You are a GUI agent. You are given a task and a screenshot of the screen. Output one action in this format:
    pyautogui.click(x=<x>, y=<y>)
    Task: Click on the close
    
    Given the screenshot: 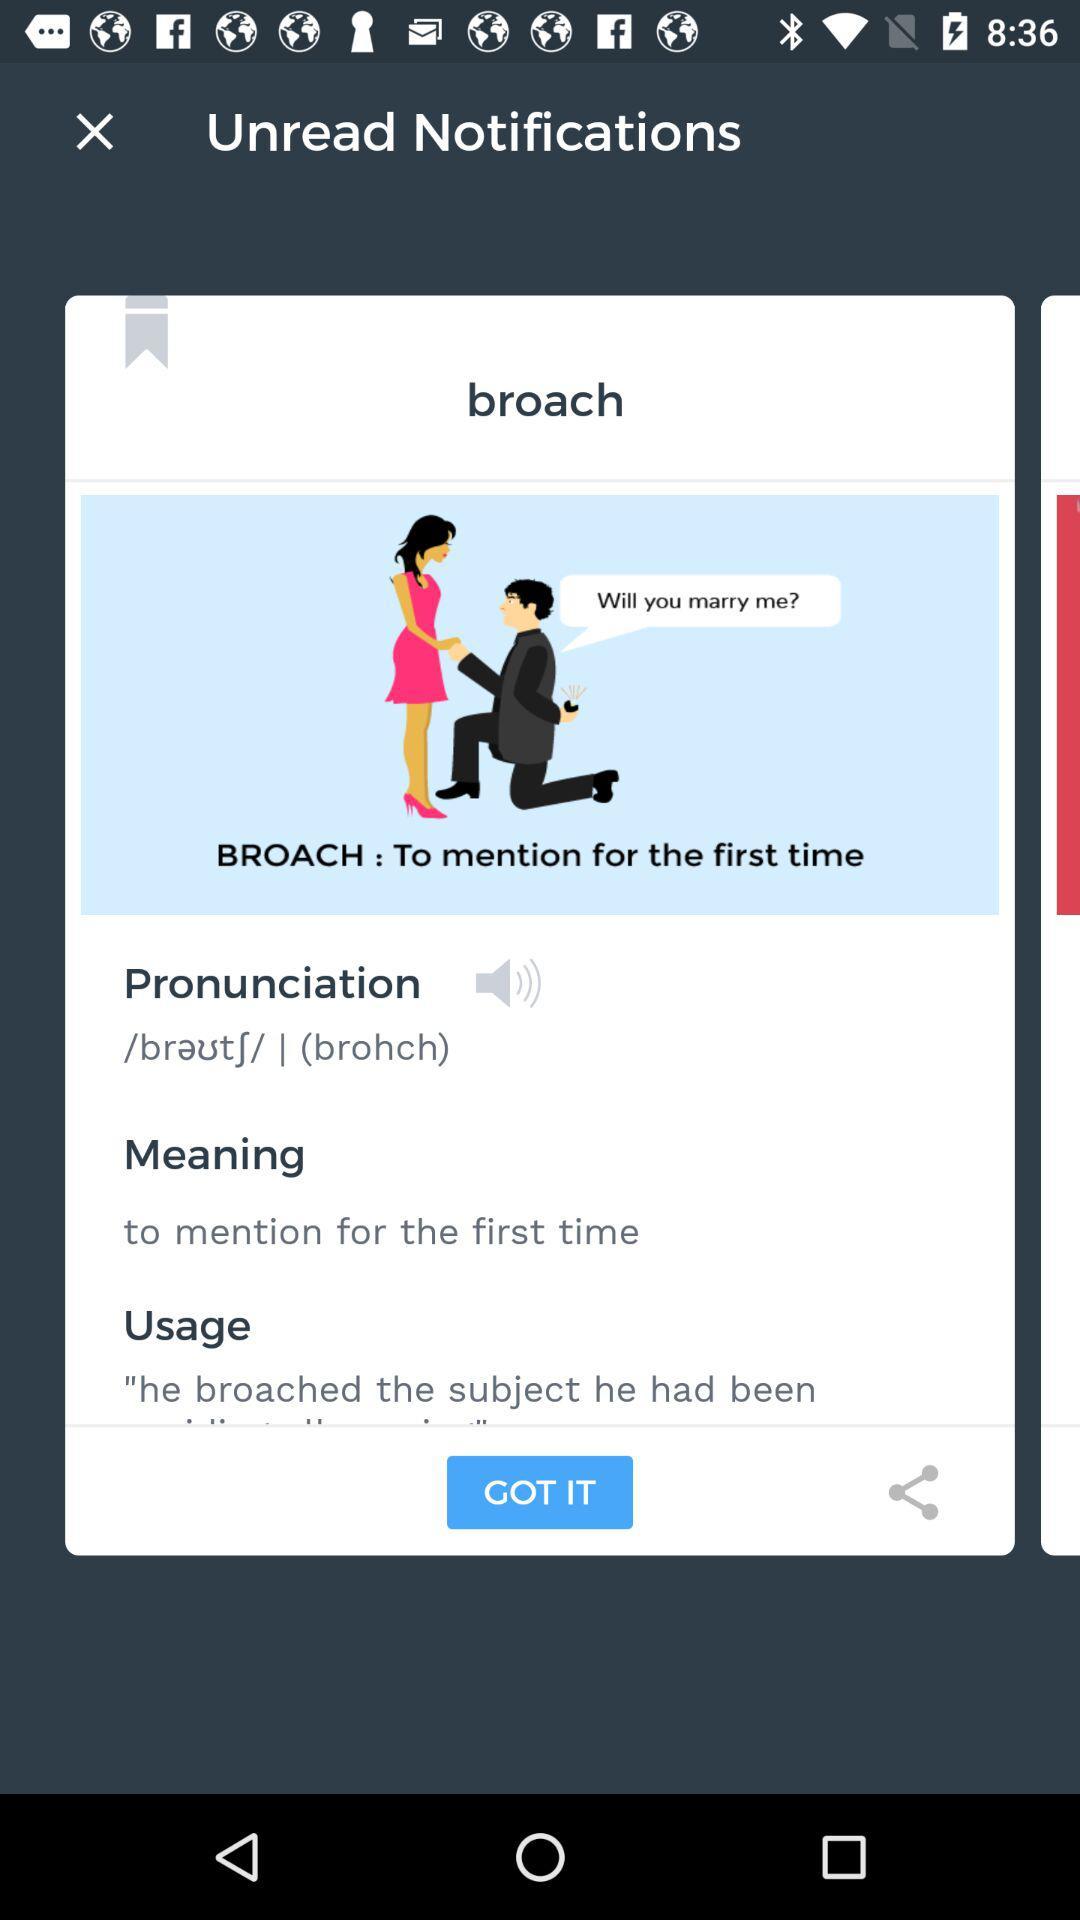 What is the action you would take?
    pyautogui.click(x=94, y=130)
    